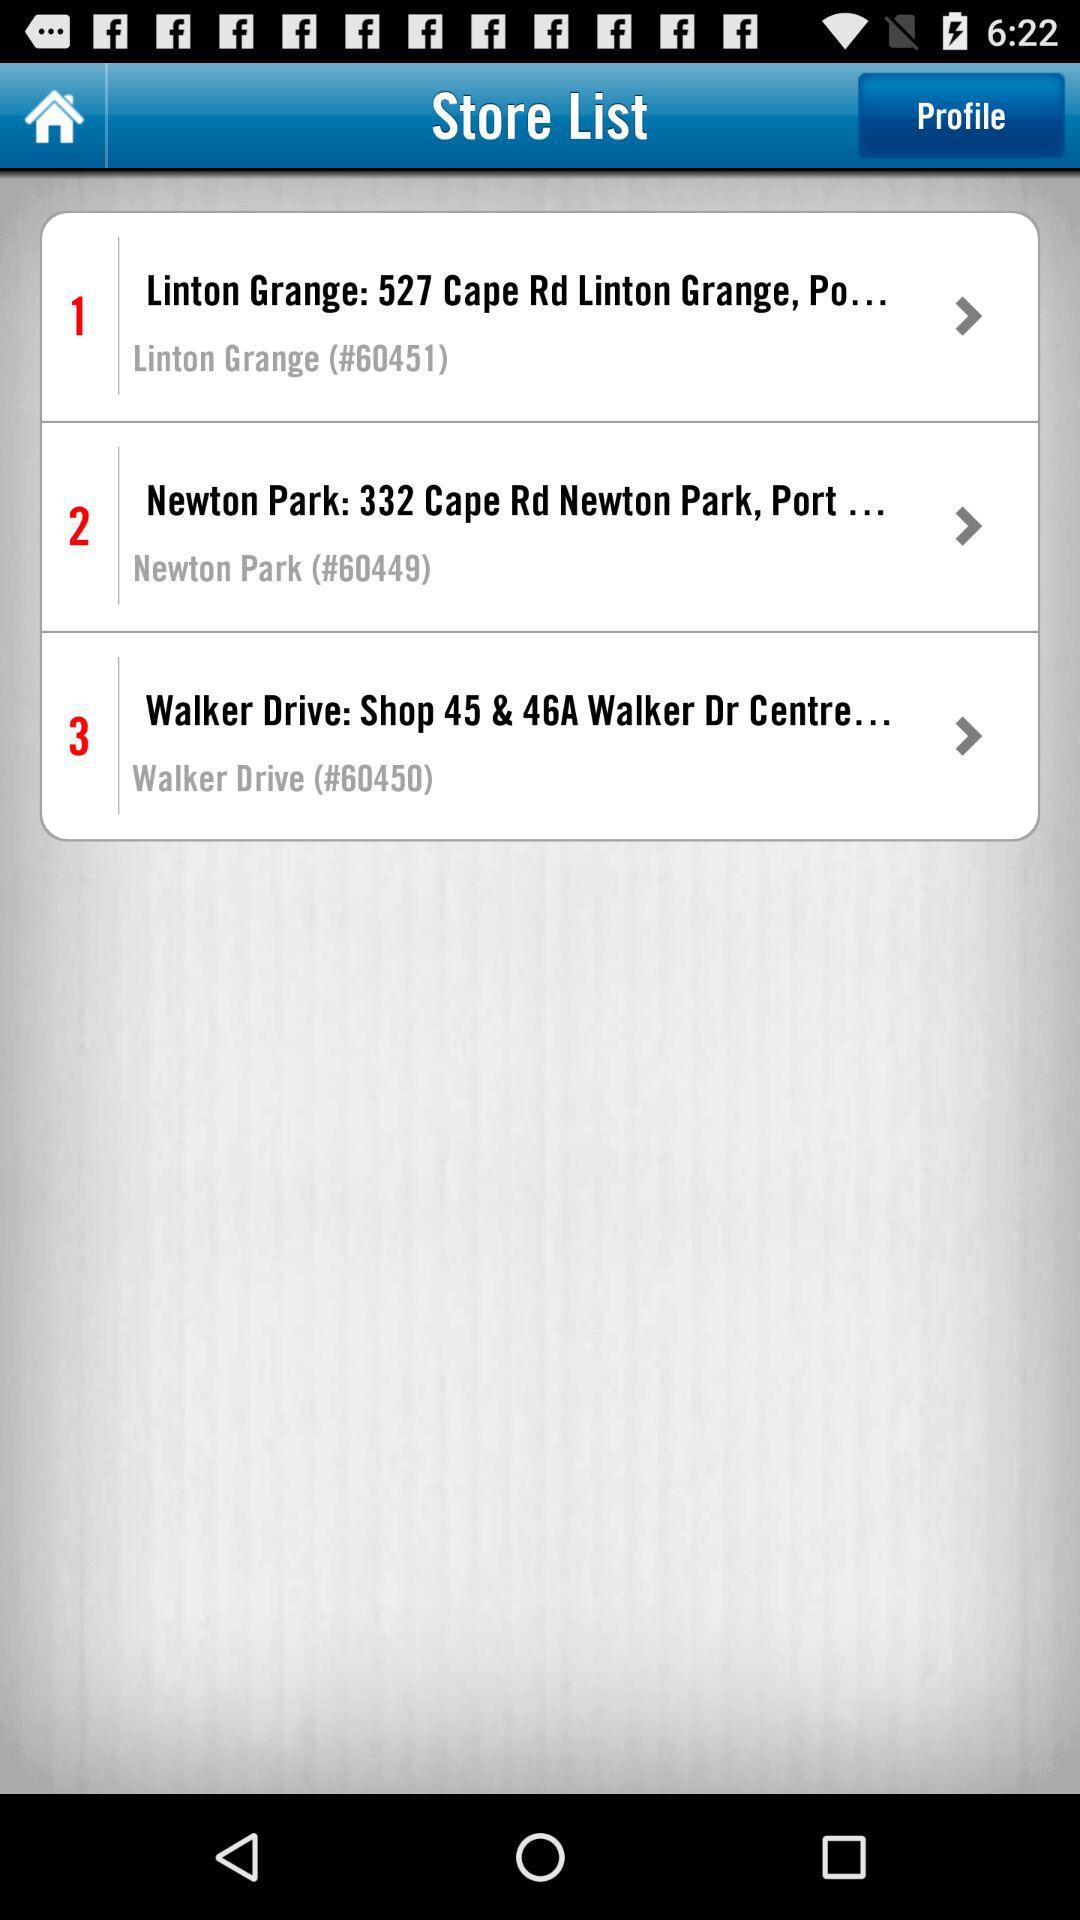 The image size is (1080, 1920). What do you see at coordinates (966, 315) in the screenshot?
I see `the icon to the right of linton grange 527 icon` at bounding box center [966, 315].